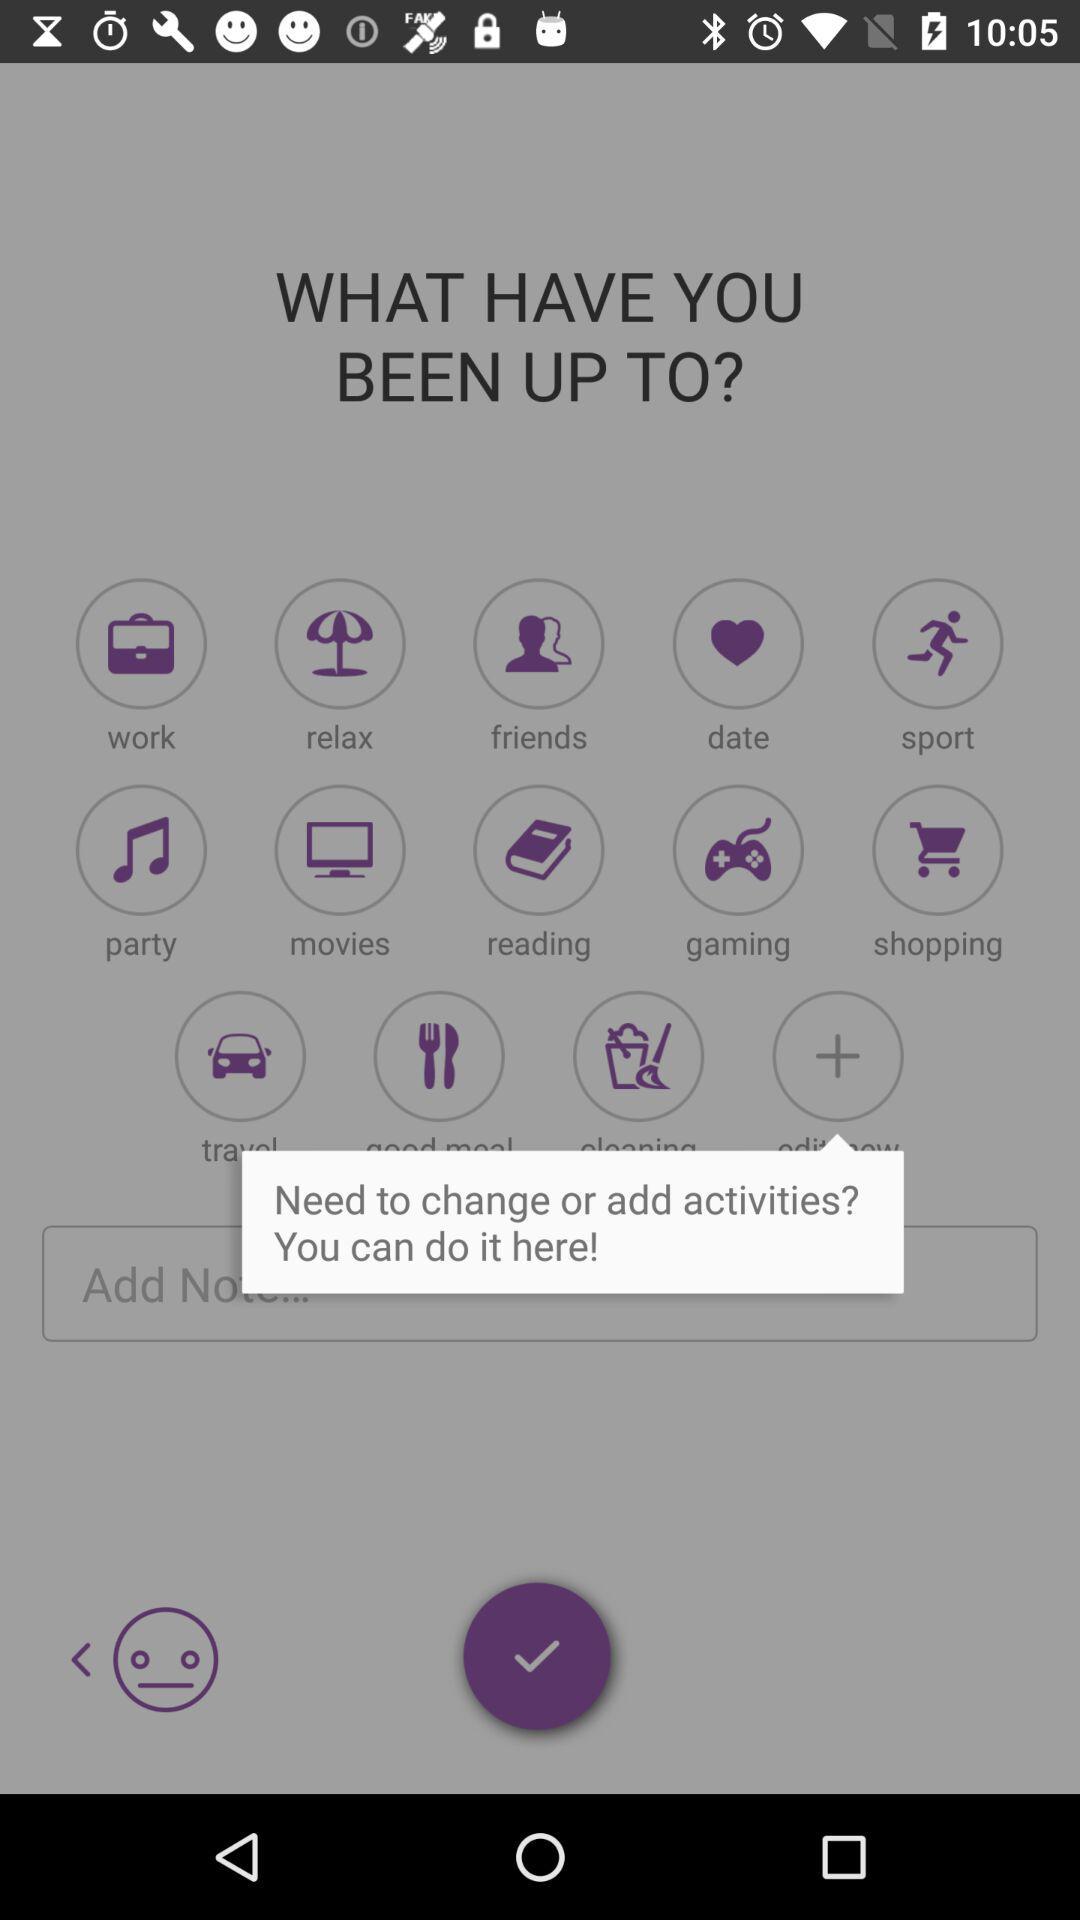 The width and height of the screenshot is (1080, 1920). I want to click on relax icon, so click(339, 643).